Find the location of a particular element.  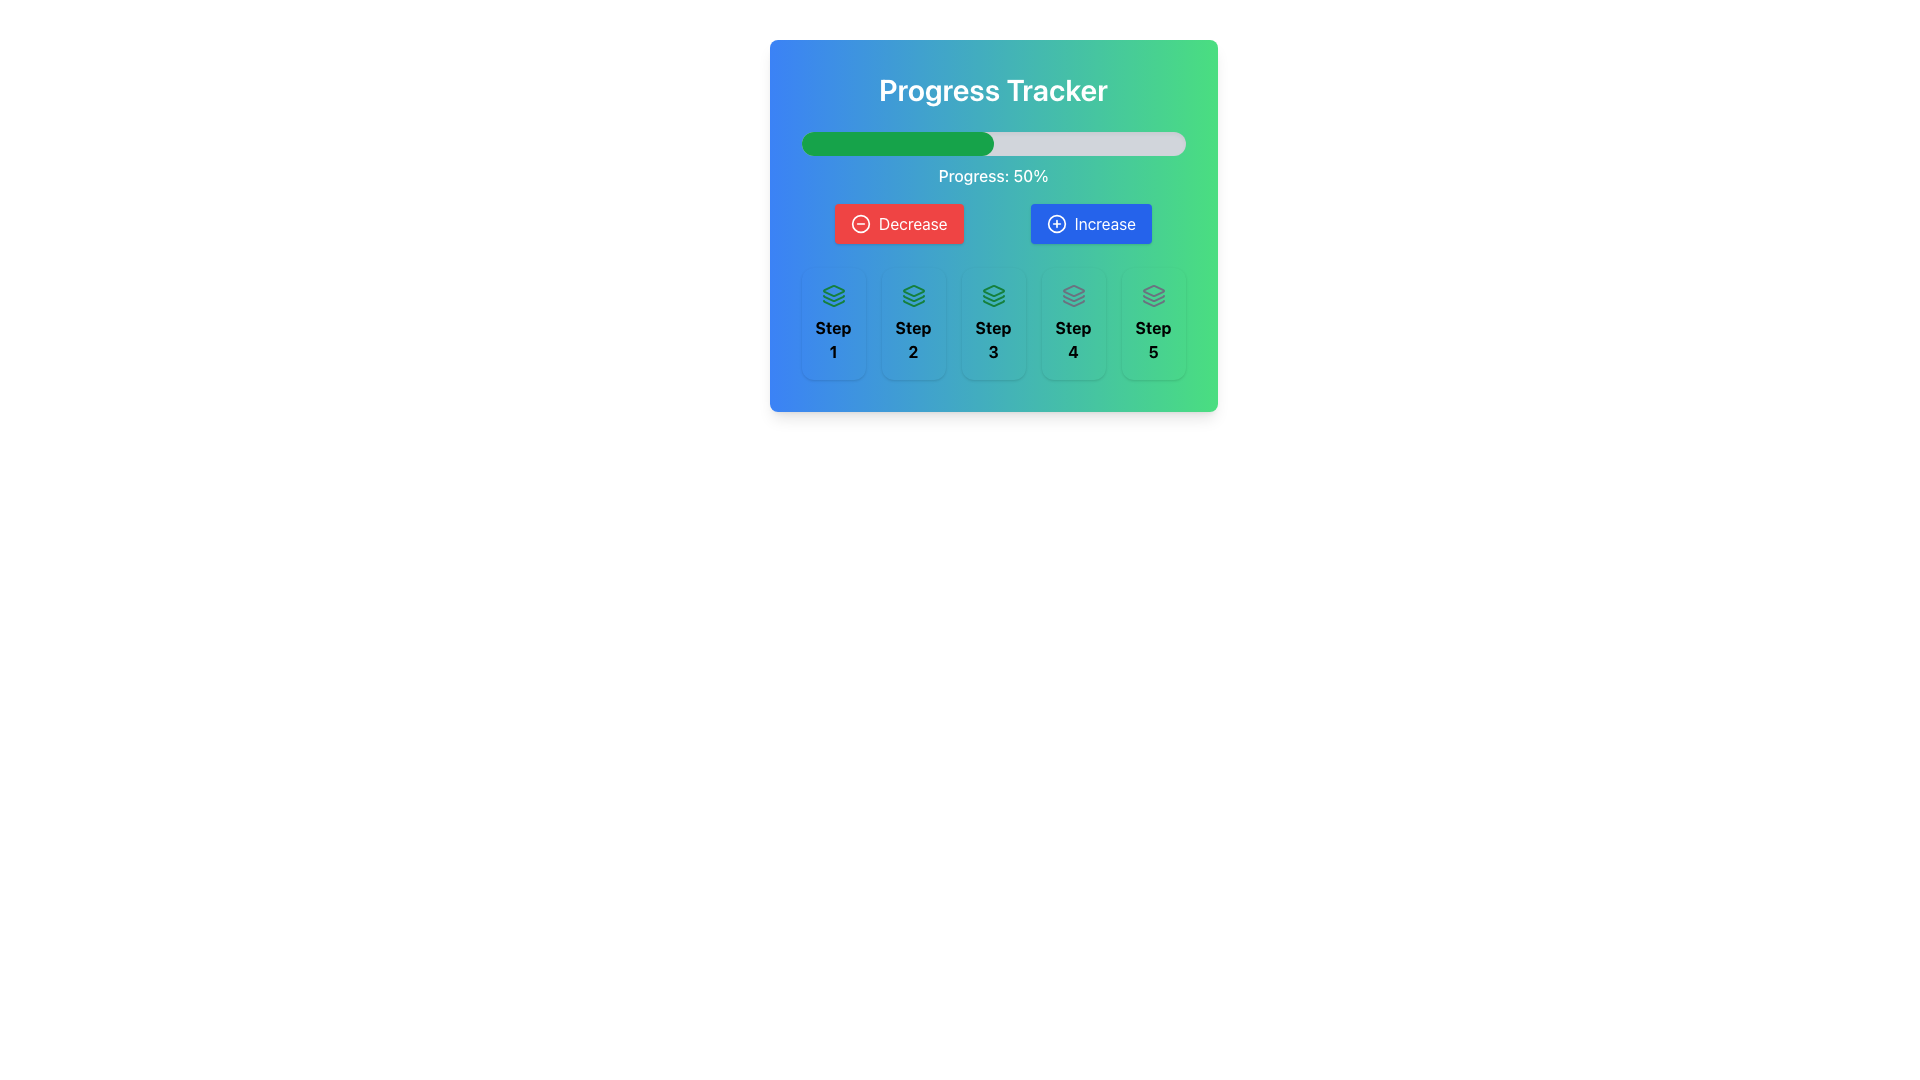

the SVG Icon representing the 'Decrease' functionality located to the left of the 'Decrease' button in the toolbar to decrease progress is located at coordinates (860, 223).